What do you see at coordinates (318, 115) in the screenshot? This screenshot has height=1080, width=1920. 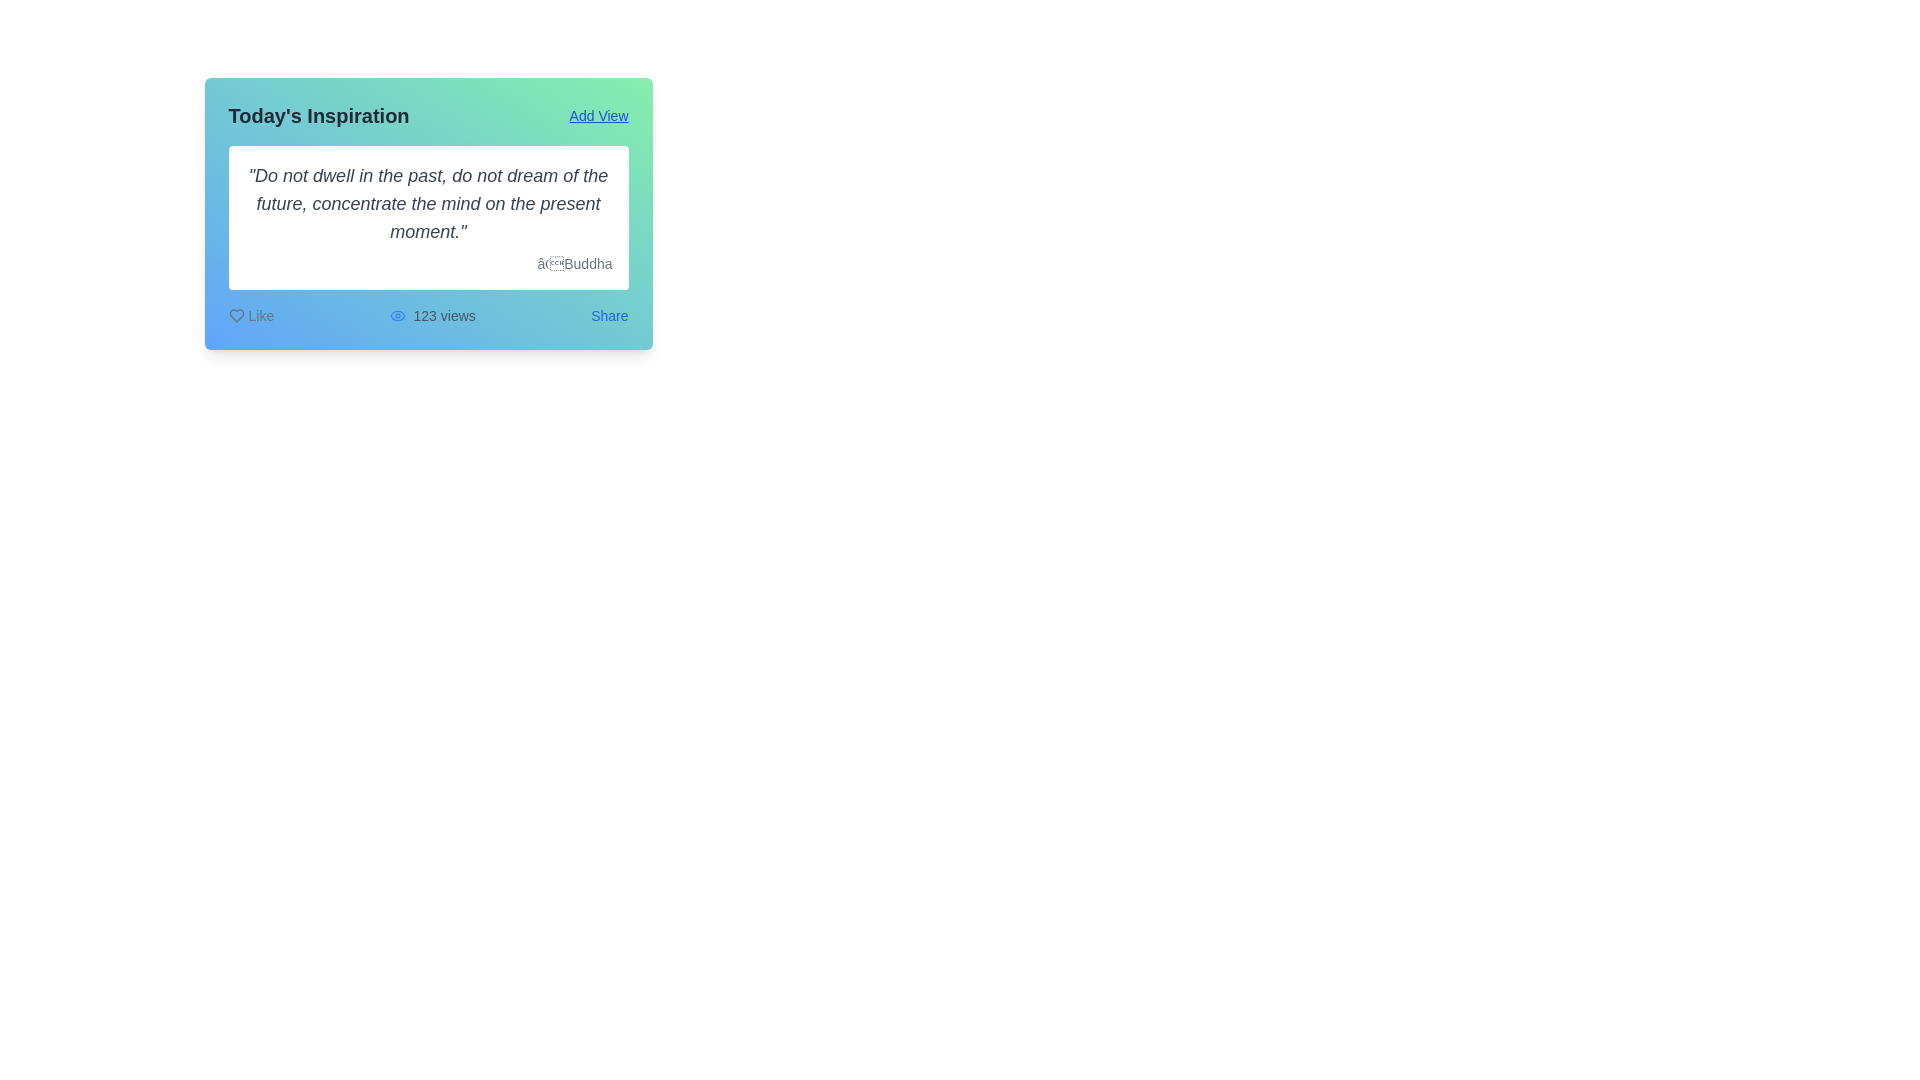 I see `the static text label that reads 'Today's Inspiration', which is located in the top-left section of a card-like interface` at bounding box center [318, 115].